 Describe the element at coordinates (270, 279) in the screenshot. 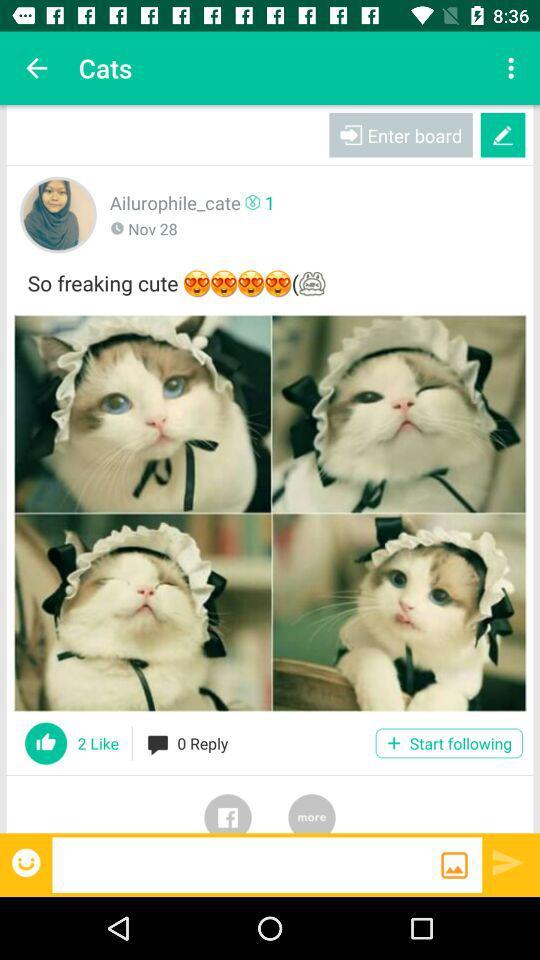

I see `the so freaking cute icon` at that location.